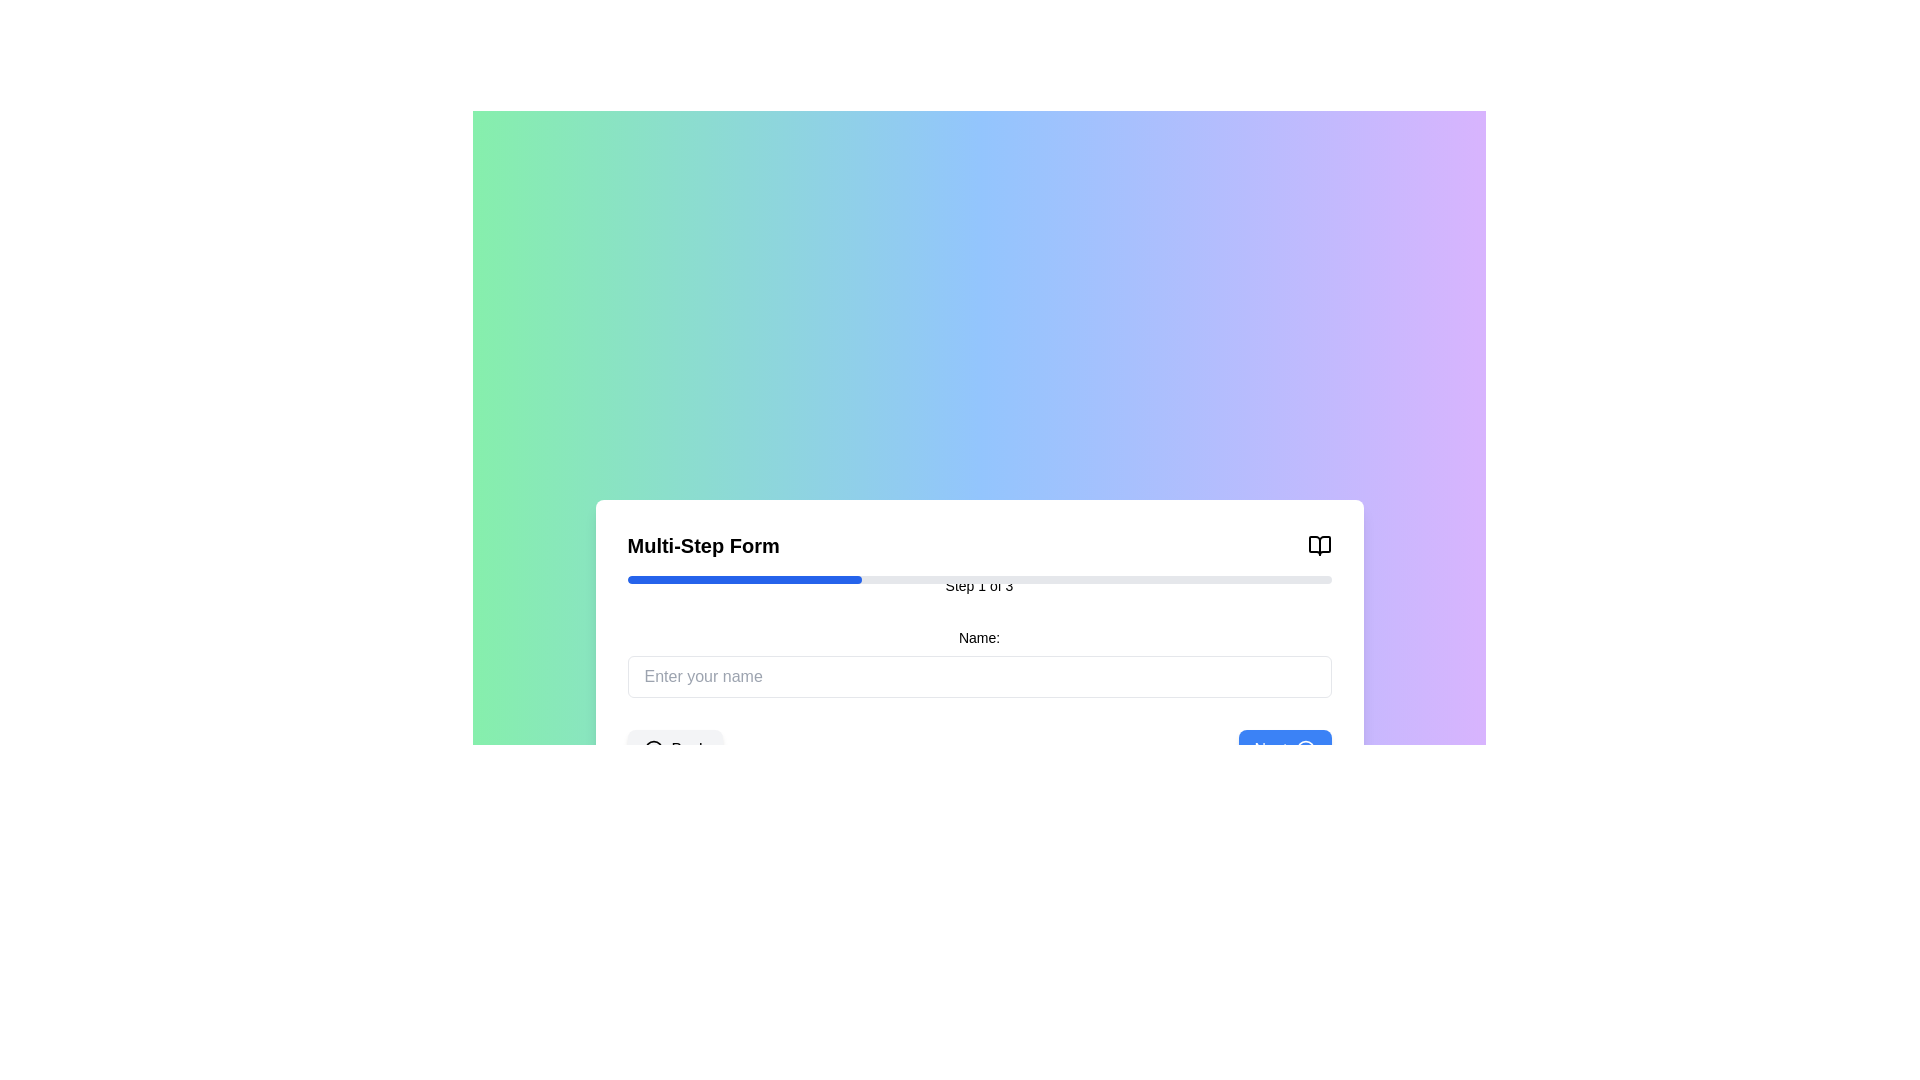 The height and width of the screenshot is (1080, 1920). What do you see at coordinates (703, 546) in the screenshot?
I see `the text label indicating the multi-step form, positioned at the leftmost part of the header section` at bounding box center [703, 546].